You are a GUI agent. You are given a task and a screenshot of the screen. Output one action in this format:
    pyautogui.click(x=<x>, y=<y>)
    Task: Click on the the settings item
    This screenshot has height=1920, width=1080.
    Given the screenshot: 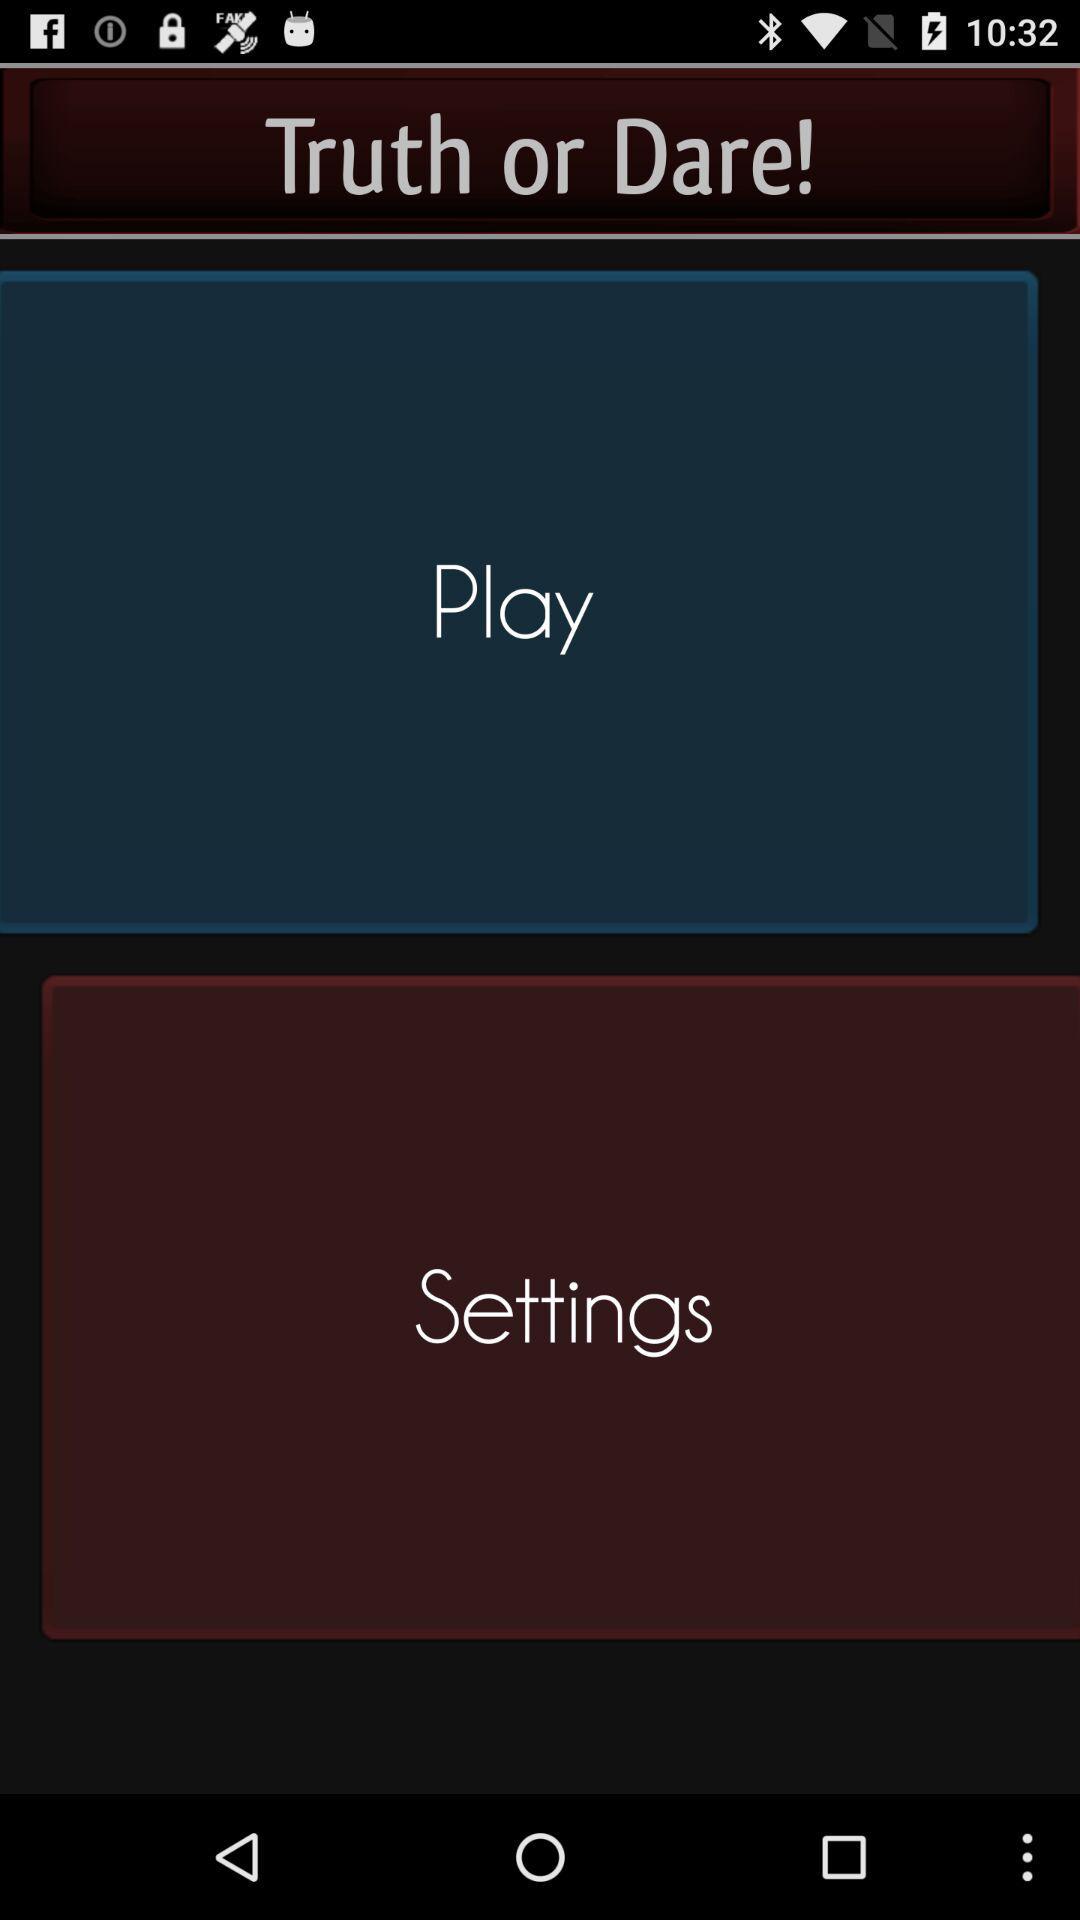 What is the action you would take?
    pyautogui.click(x=553, y=1316)
    